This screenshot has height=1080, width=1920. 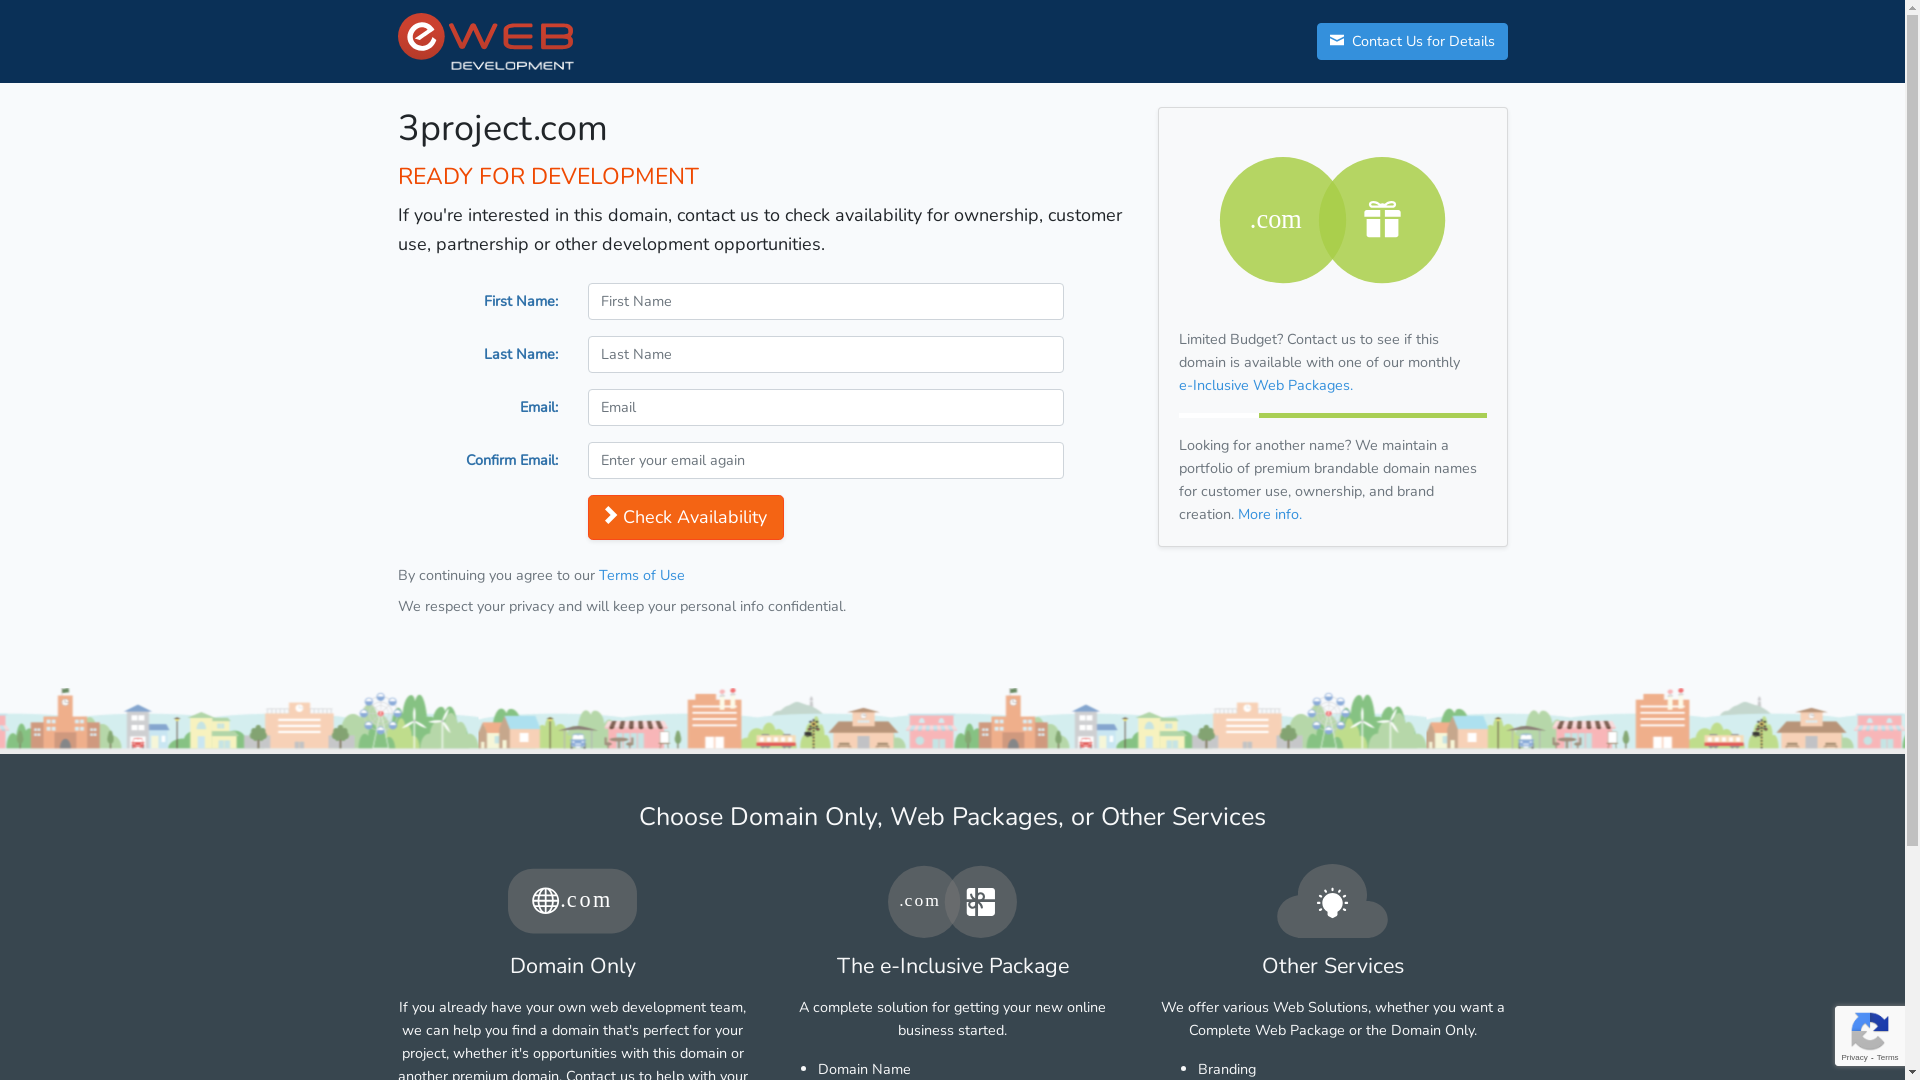 What do you see at coordinates (641, 574) in the screenshot?
I see `'Terms of Use'` at bounding box center [641, 574].